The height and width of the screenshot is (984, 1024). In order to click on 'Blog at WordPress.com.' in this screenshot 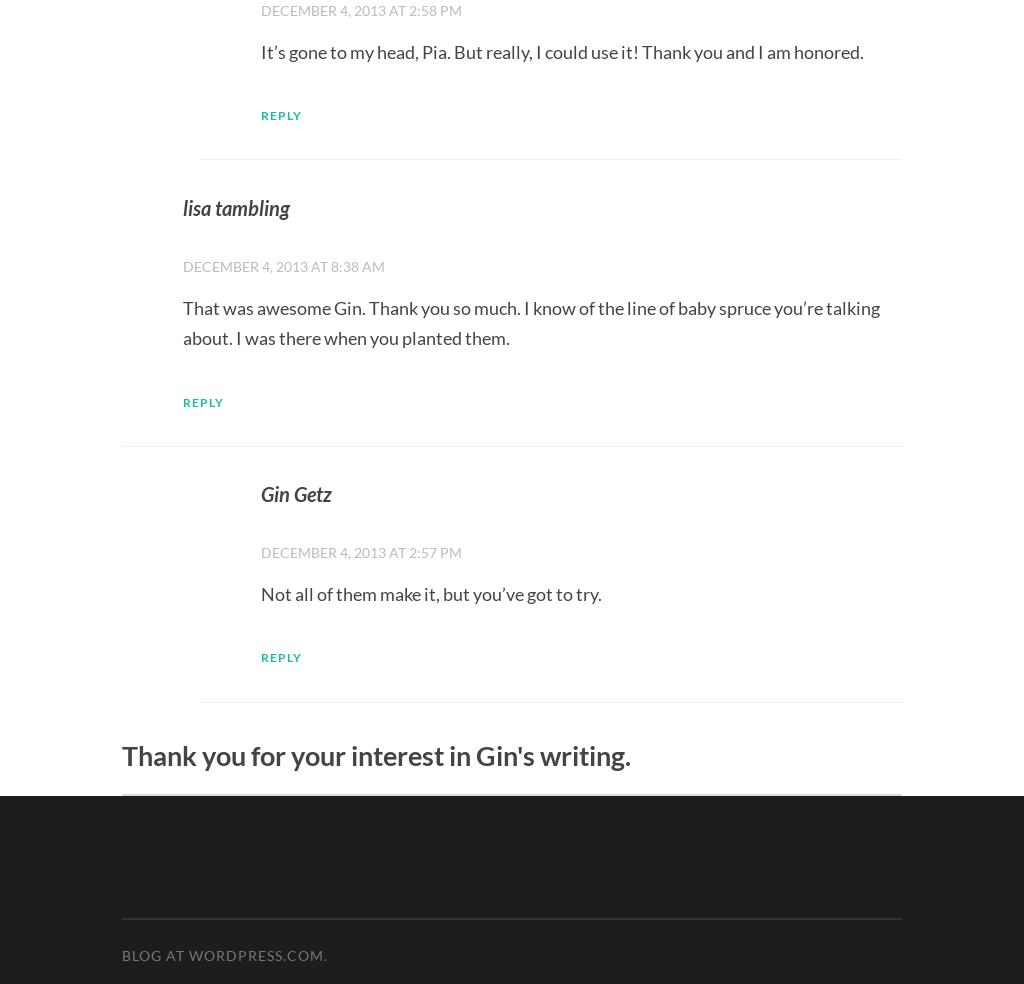, I will do `click(223, 955)`.